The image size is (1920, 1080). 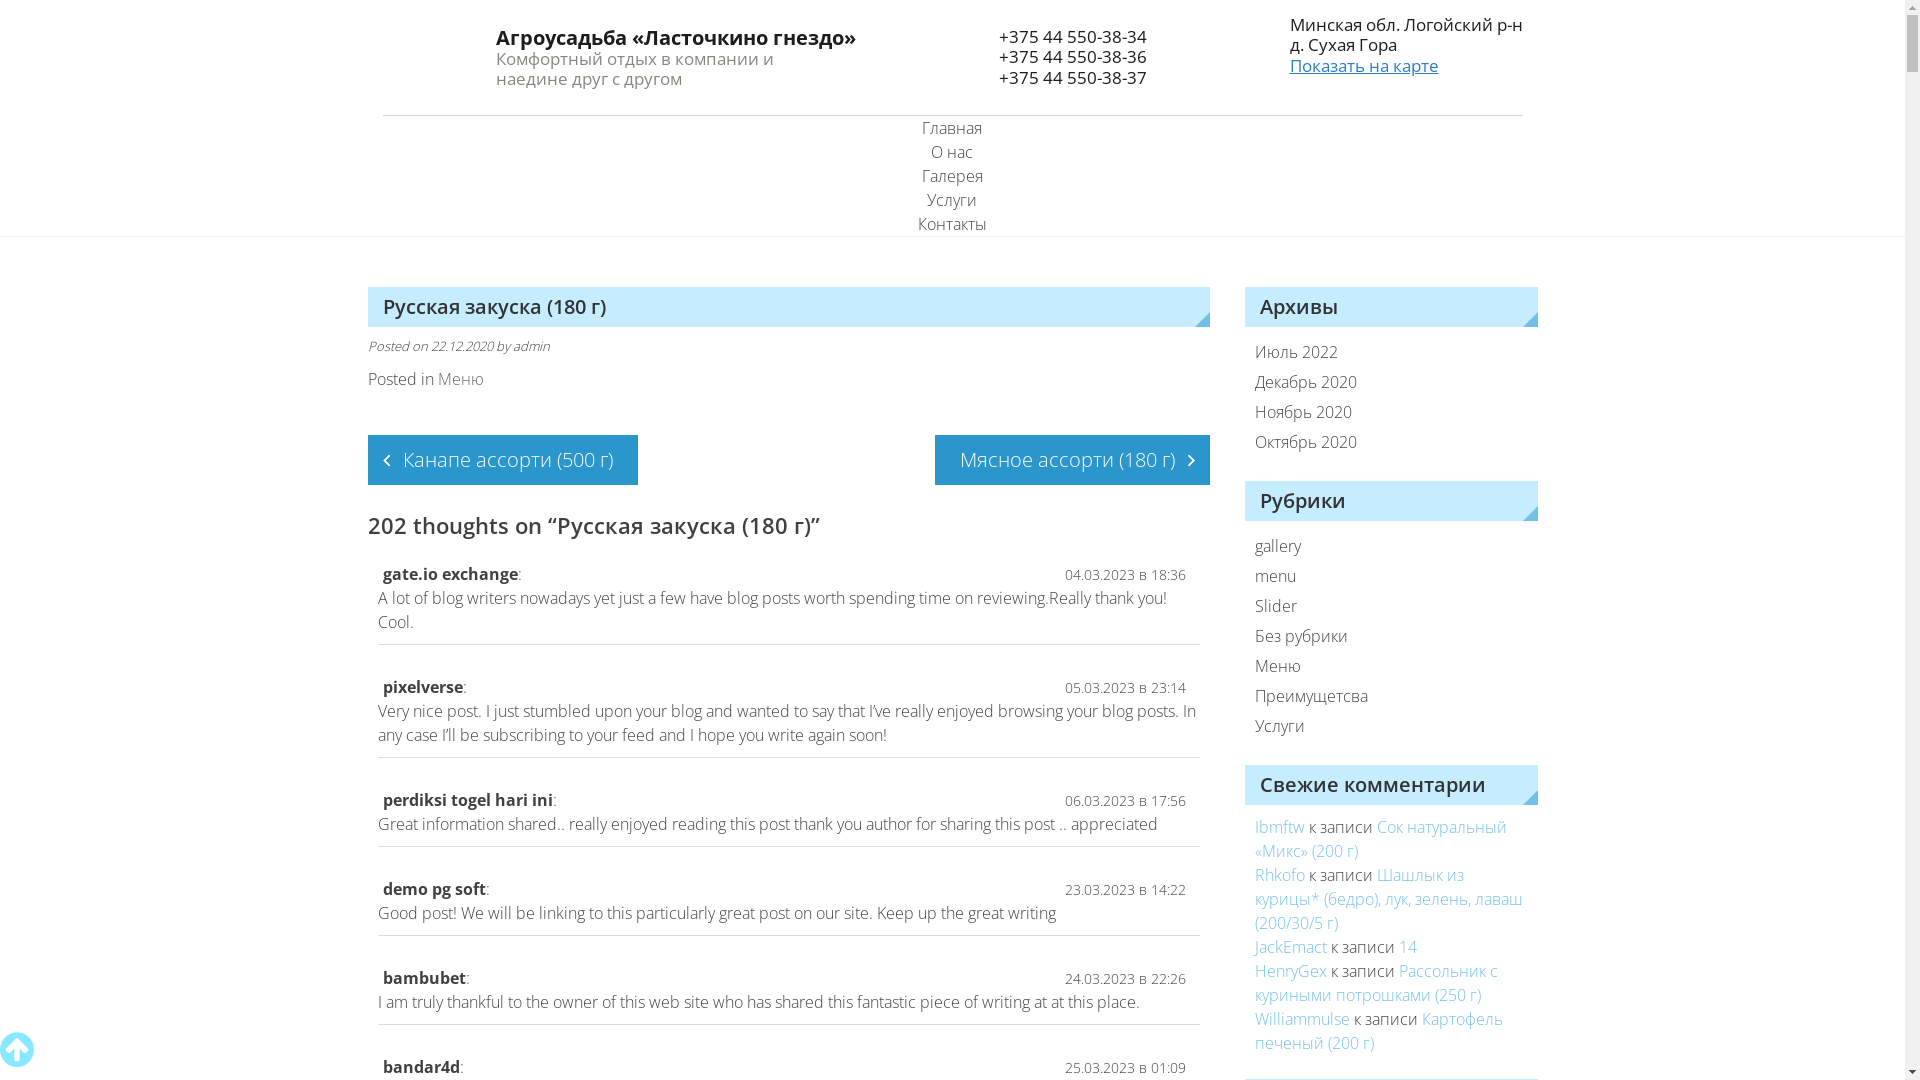 I want to click on '+375 44 550-38-36', so click(x=1070, y=55).